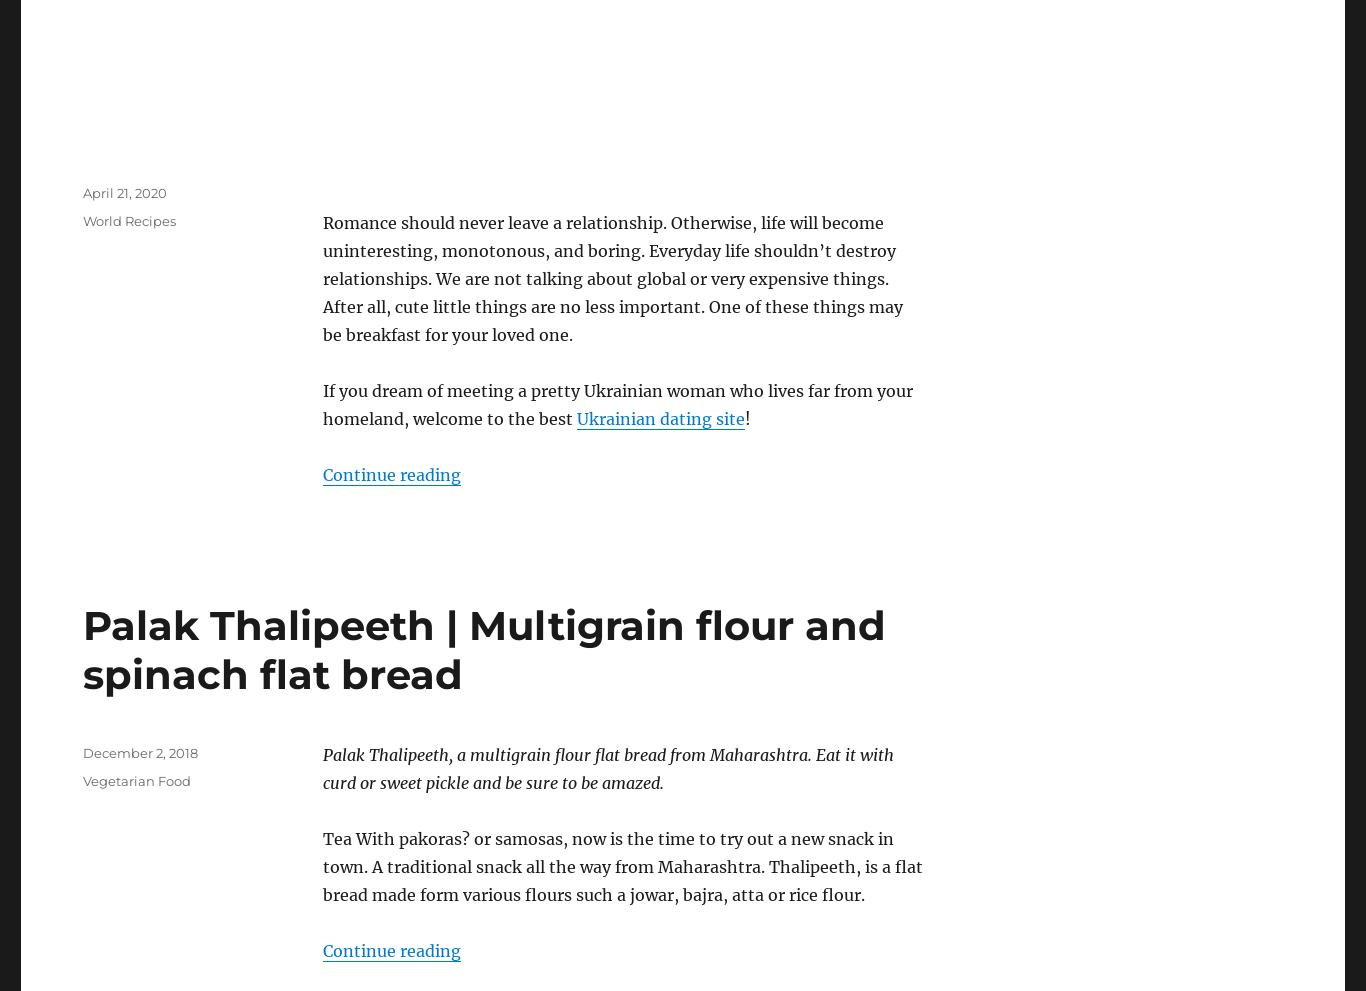 This screenshot has height=991, width=1366. What do you see at coordinates (136, 780) in the screenshot?
I see `'Vegetarian Food'` at bounding box center [136, 780].